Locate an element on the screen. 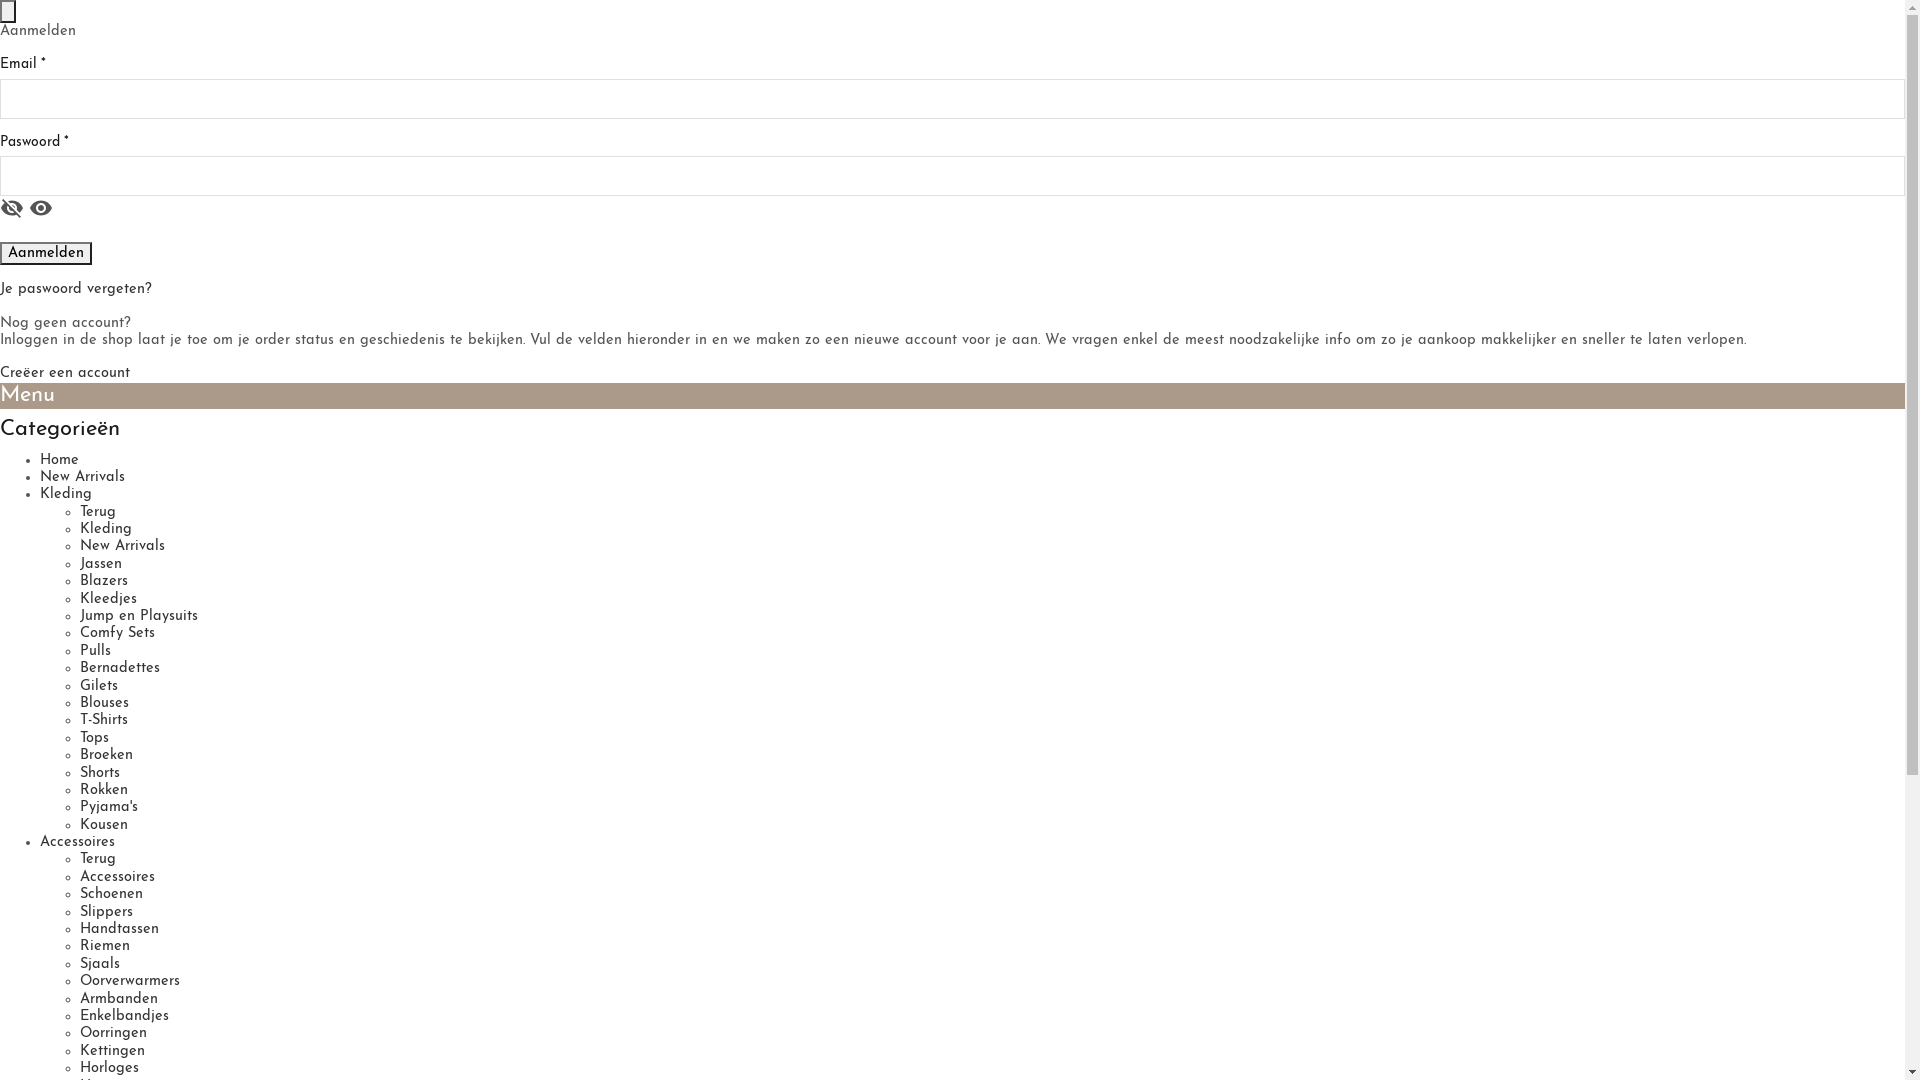  'Je paswoord vergeten?' is located at coordinates (76, 289).